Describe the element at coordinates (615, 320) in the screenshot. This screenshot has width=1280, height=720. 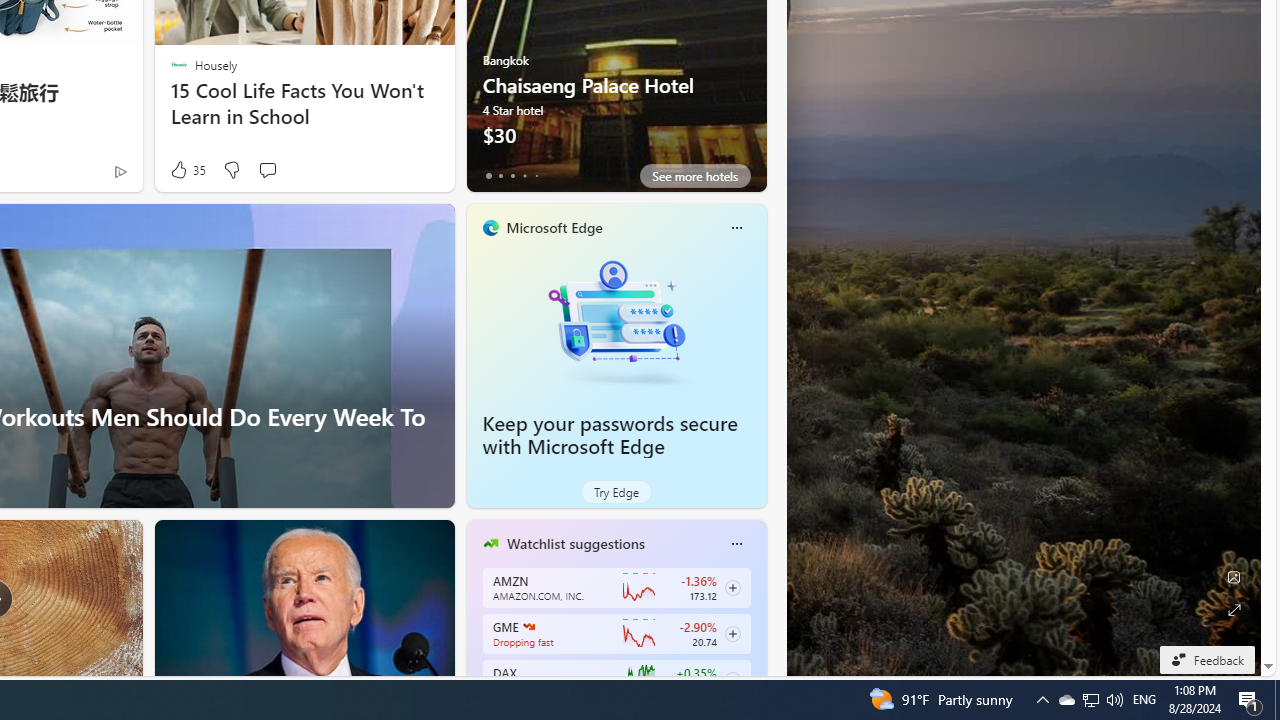
I see `'Keep your passwords secure with Microsoft Edge'` at that location.